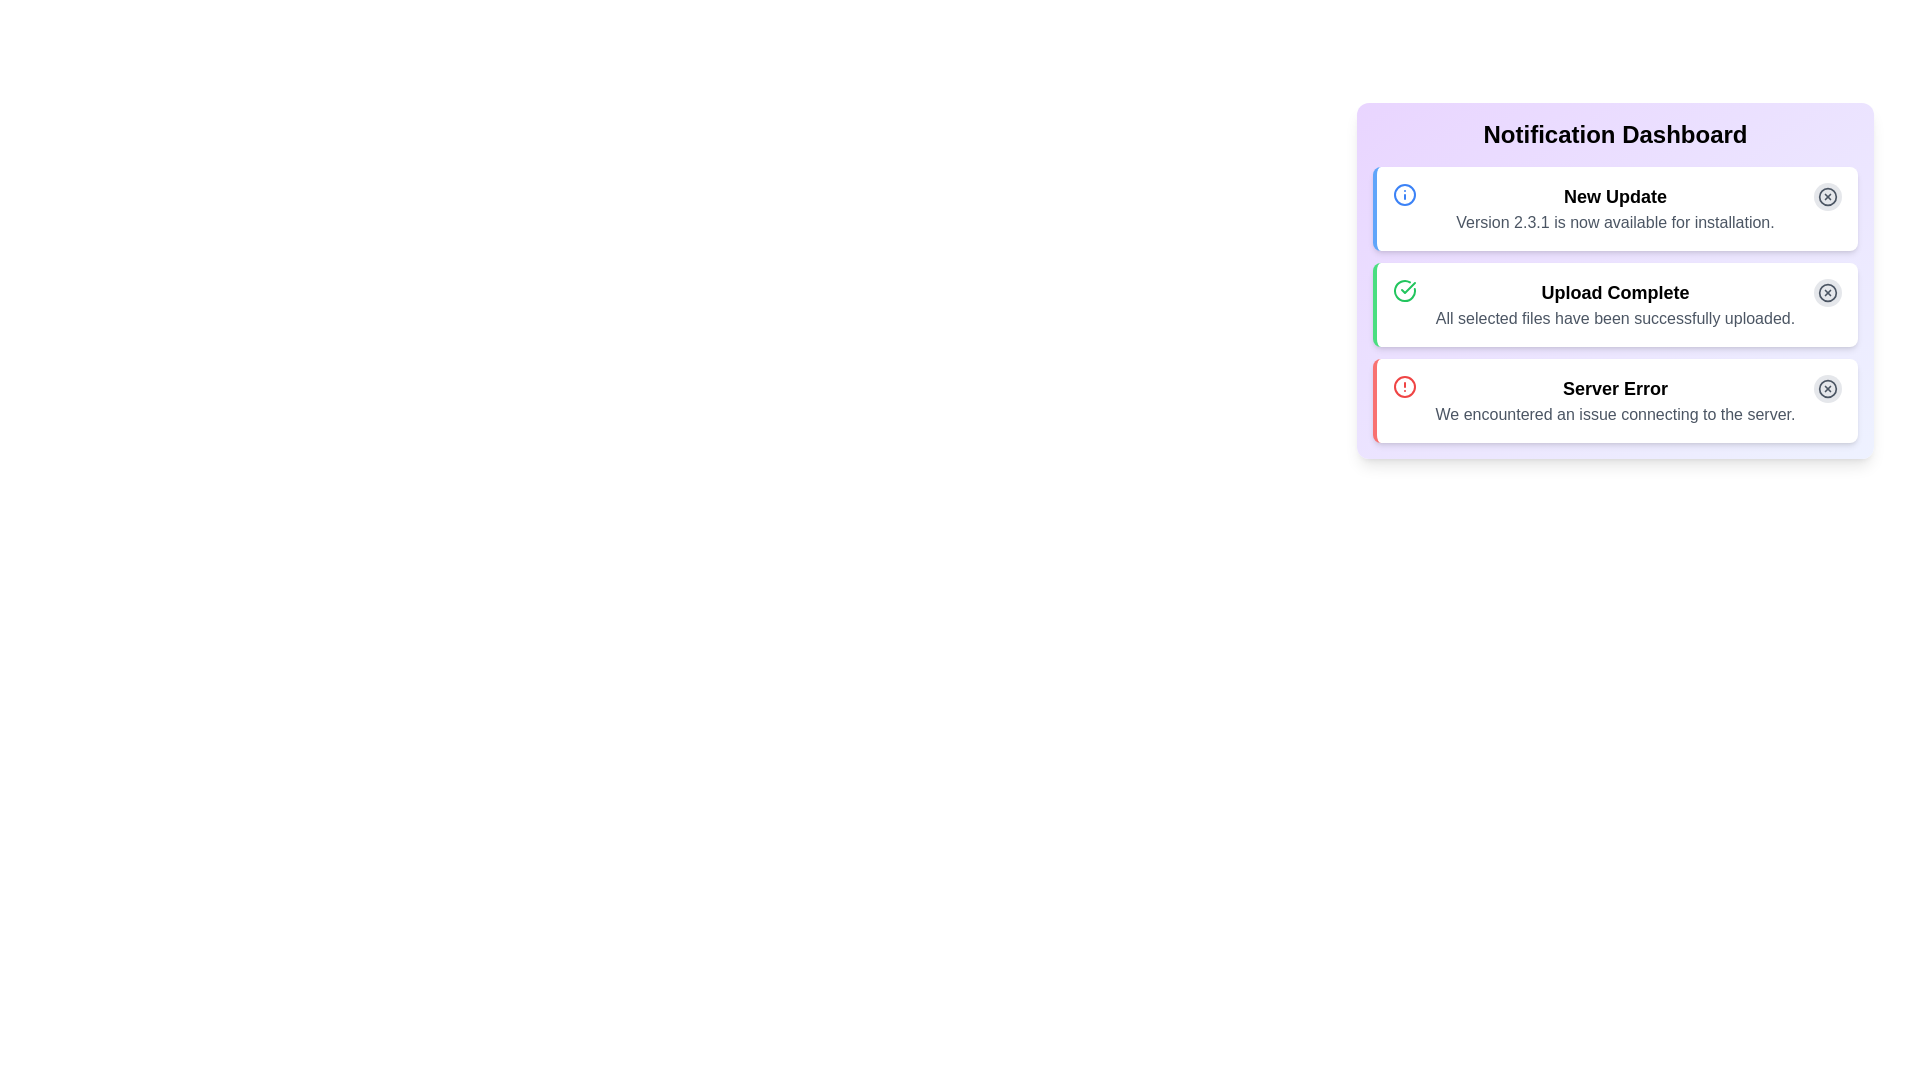 This screenshot has width=1920, height=1080. What do you see at coordinates (1404, 386) in the screenshot?
I see `the error indication icon located to the left of the 'Server Error' notification text in the third entry of the Notification Dashboard` at bounding box center [1404, 386].